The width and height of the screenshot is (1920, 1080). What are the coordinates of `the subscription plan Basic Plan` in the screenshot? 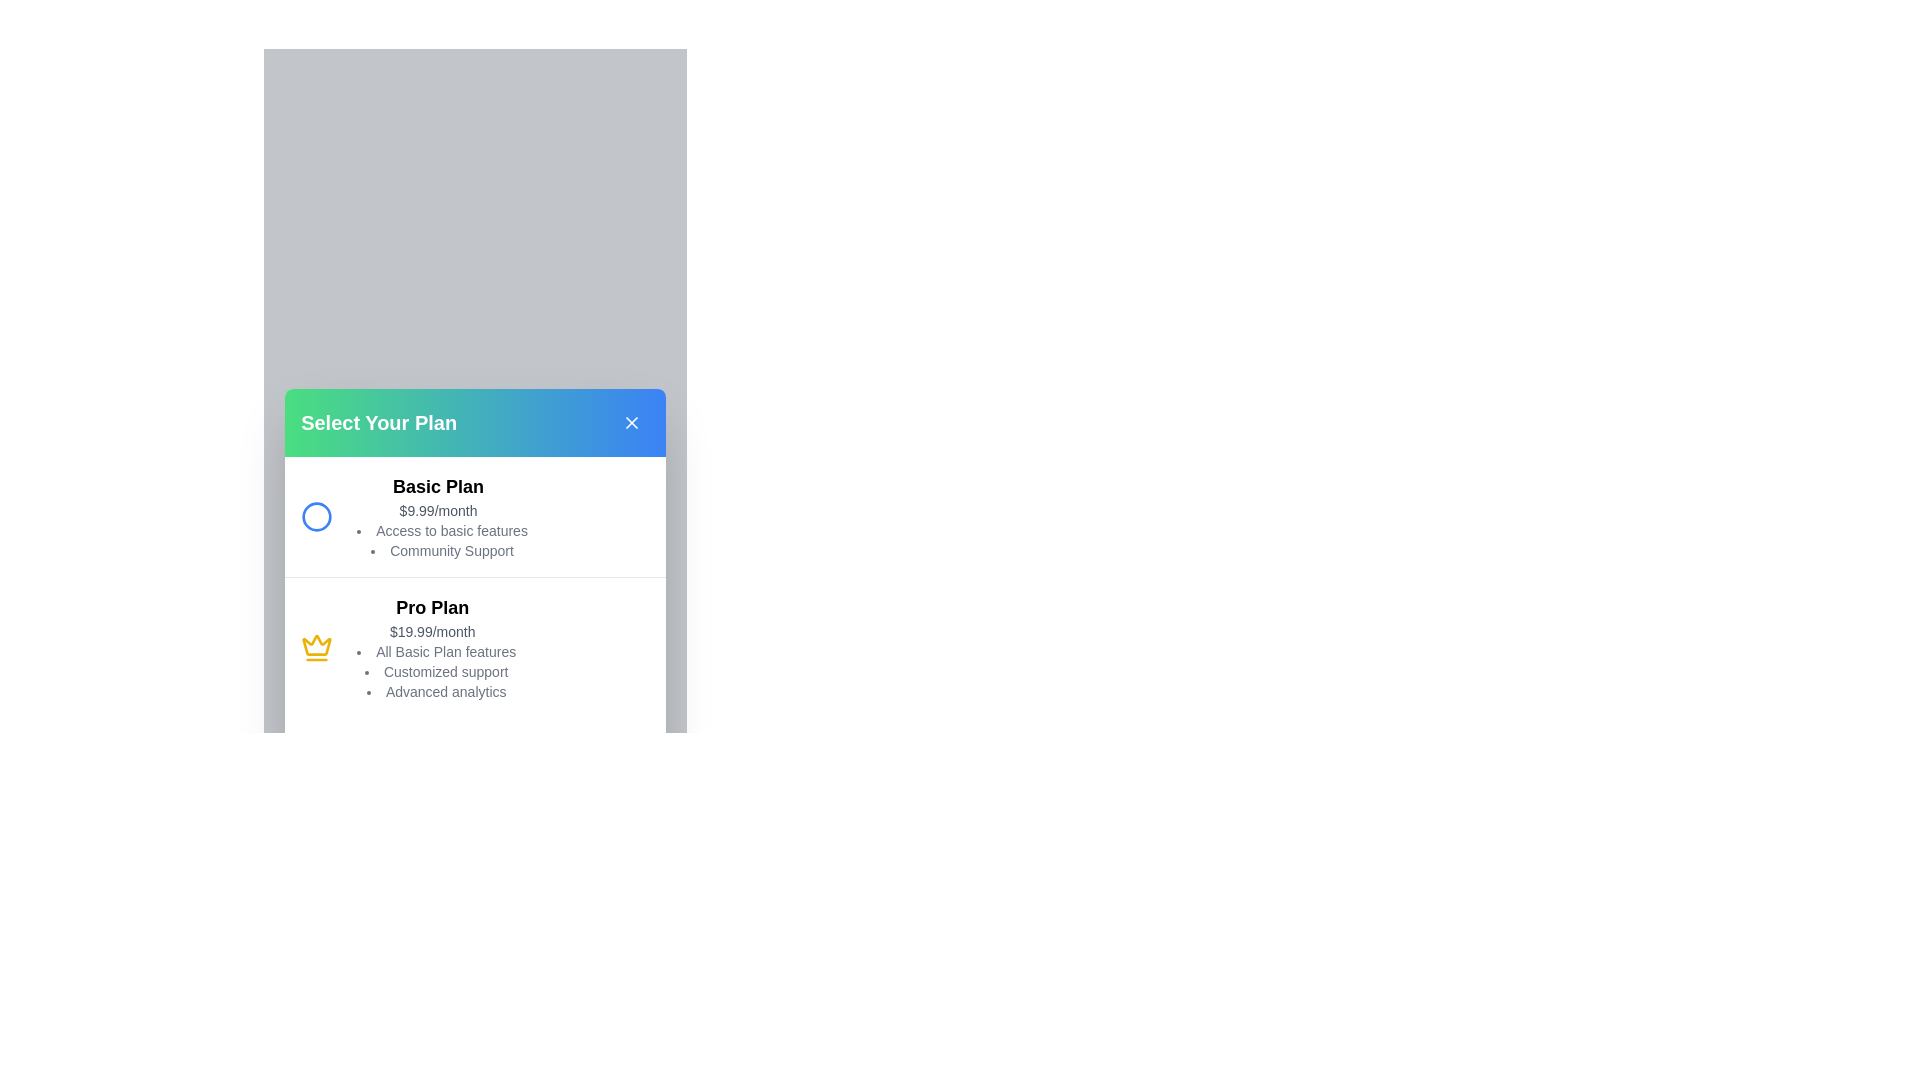 It's located at (316, 515).